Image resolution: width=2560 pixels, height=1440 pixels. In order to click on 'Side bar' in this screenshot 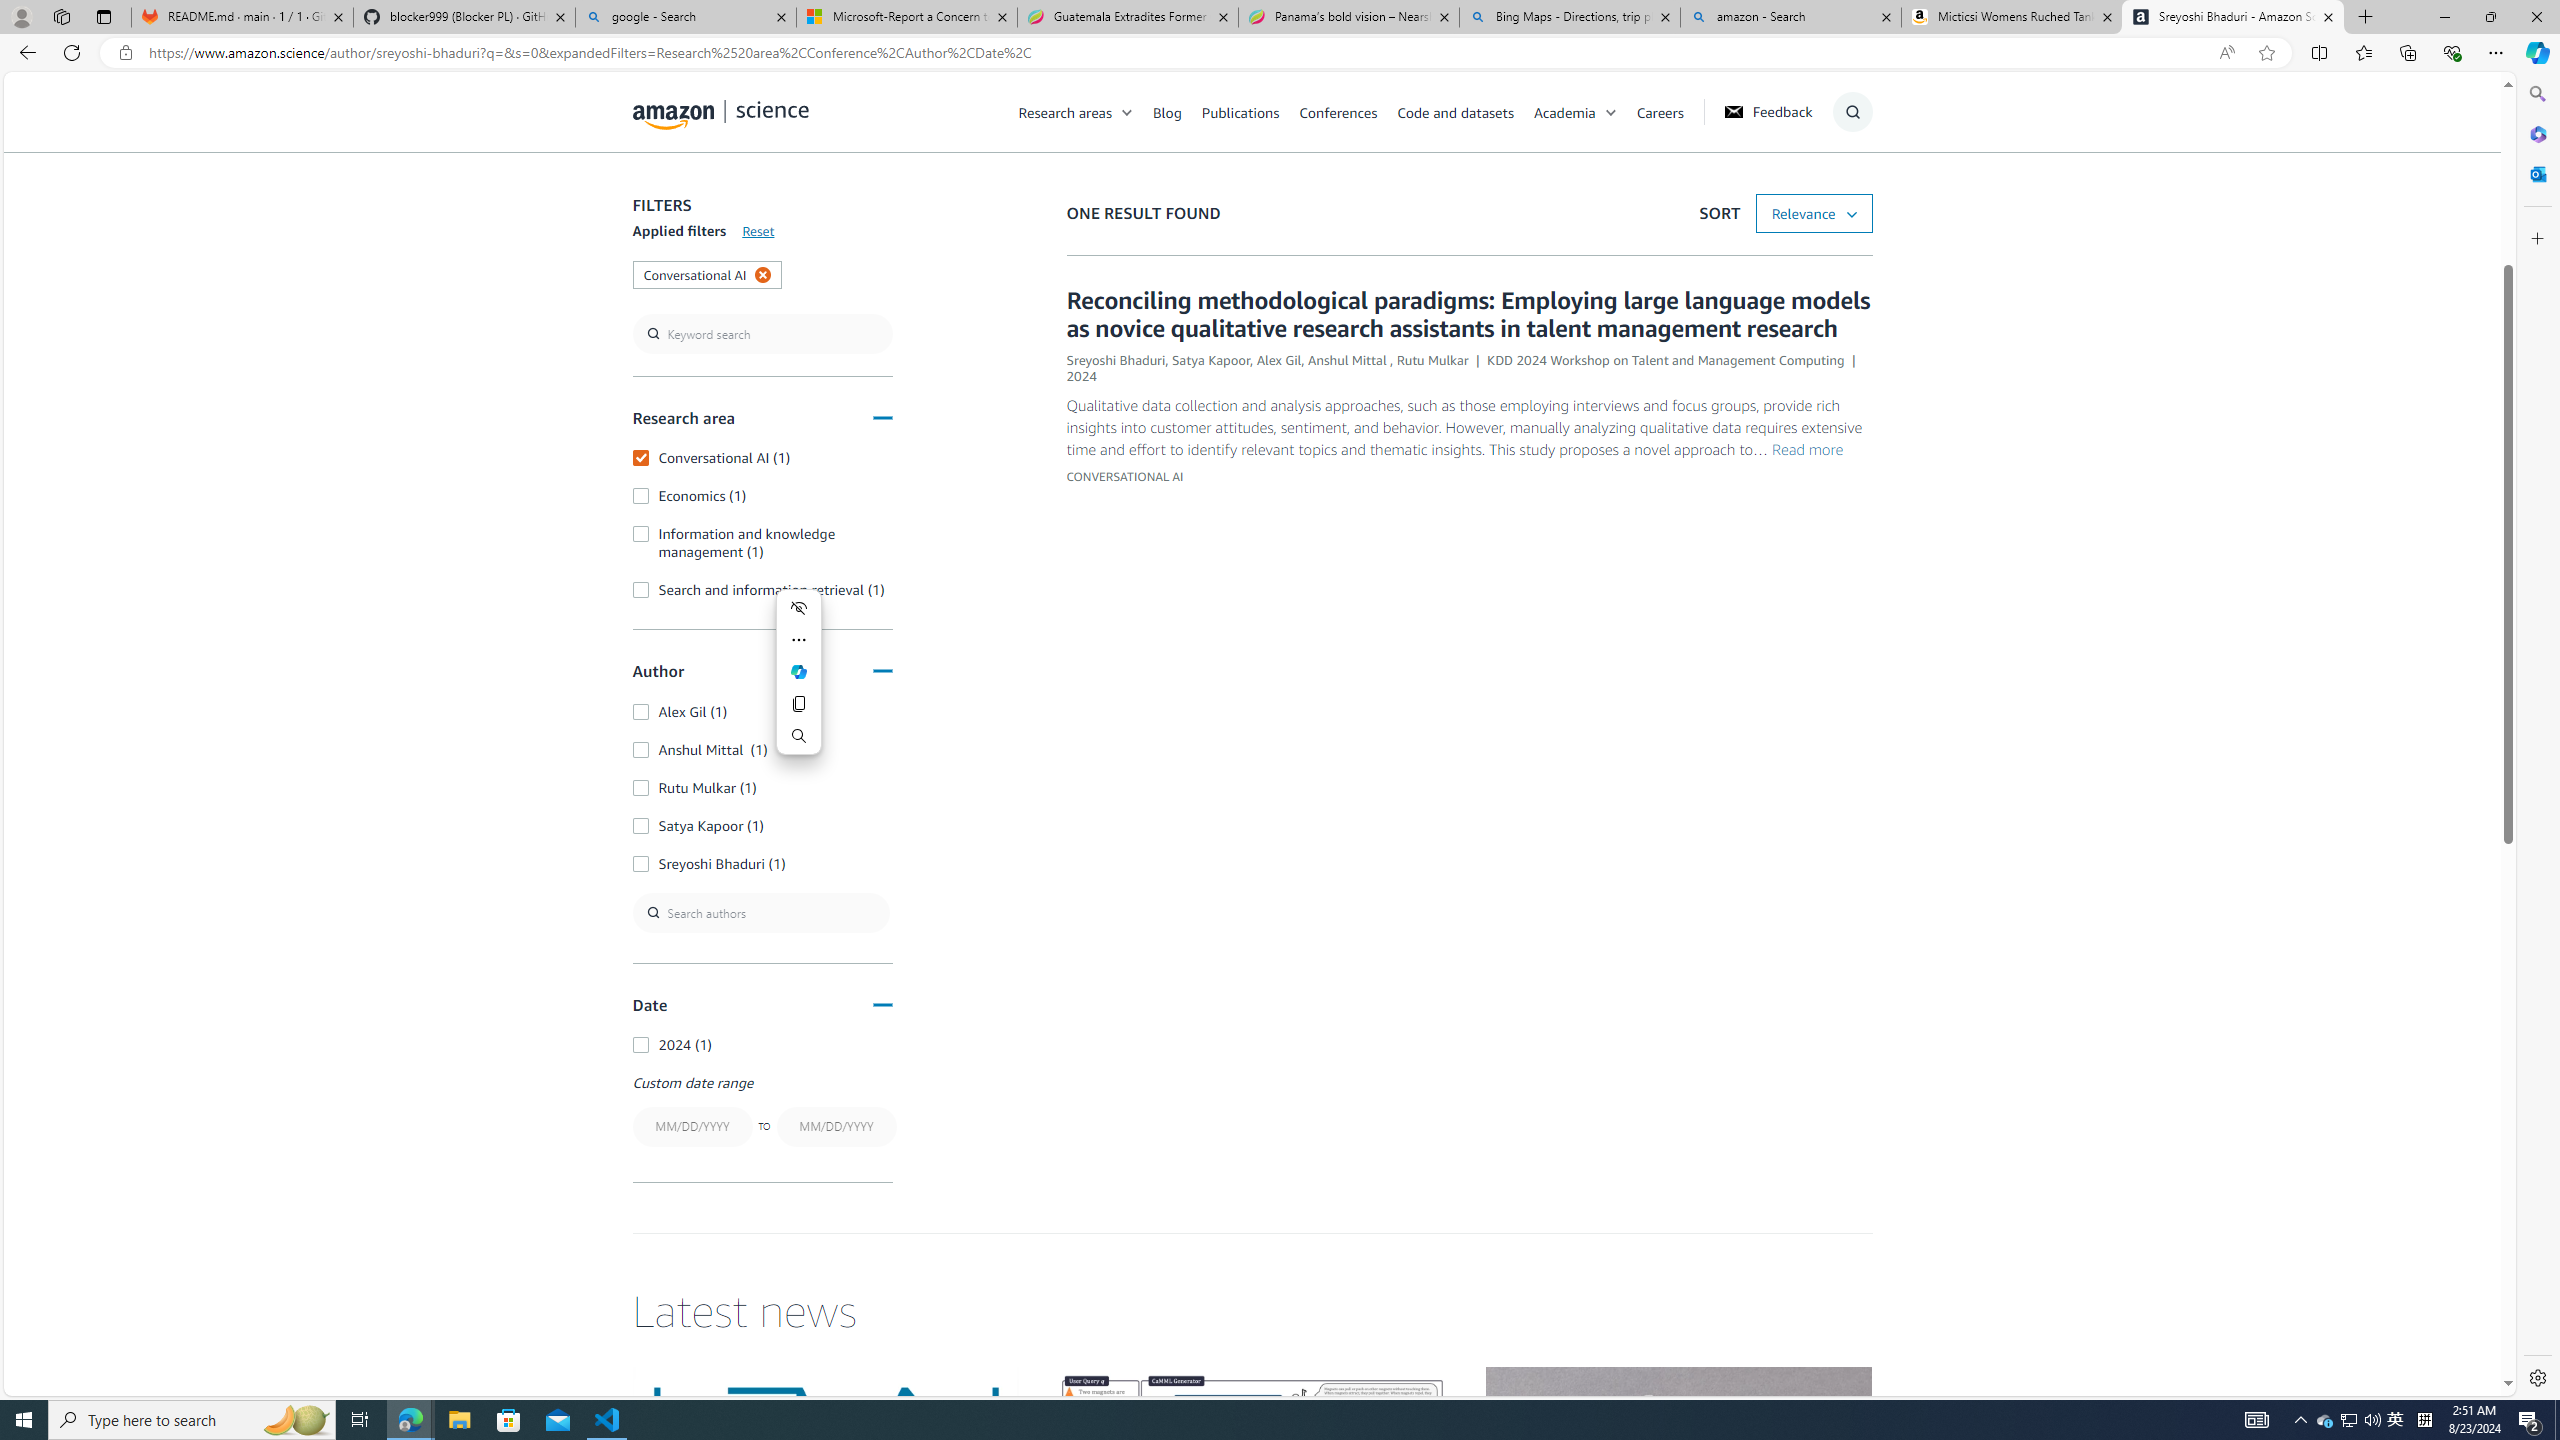, I will do `click(2537, 735)`.